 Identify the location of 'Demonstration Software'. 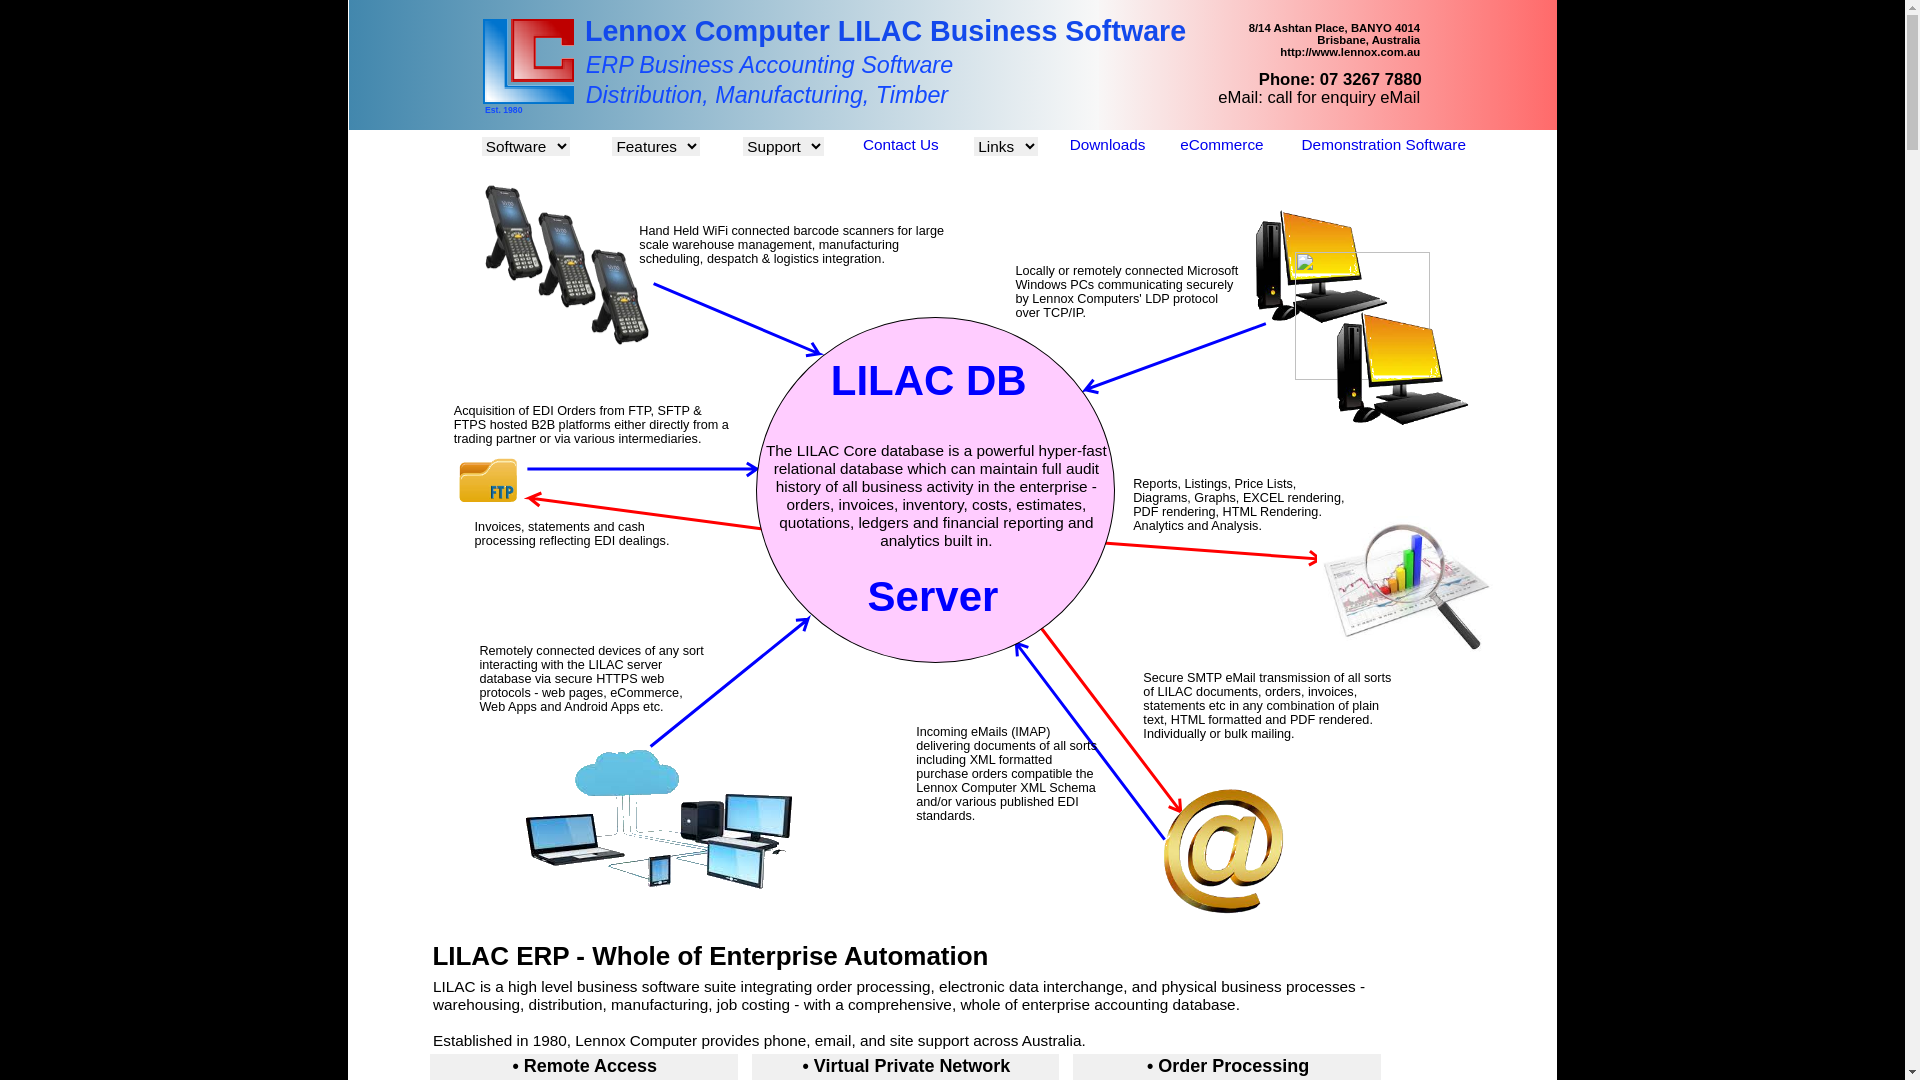
(1382, 143).